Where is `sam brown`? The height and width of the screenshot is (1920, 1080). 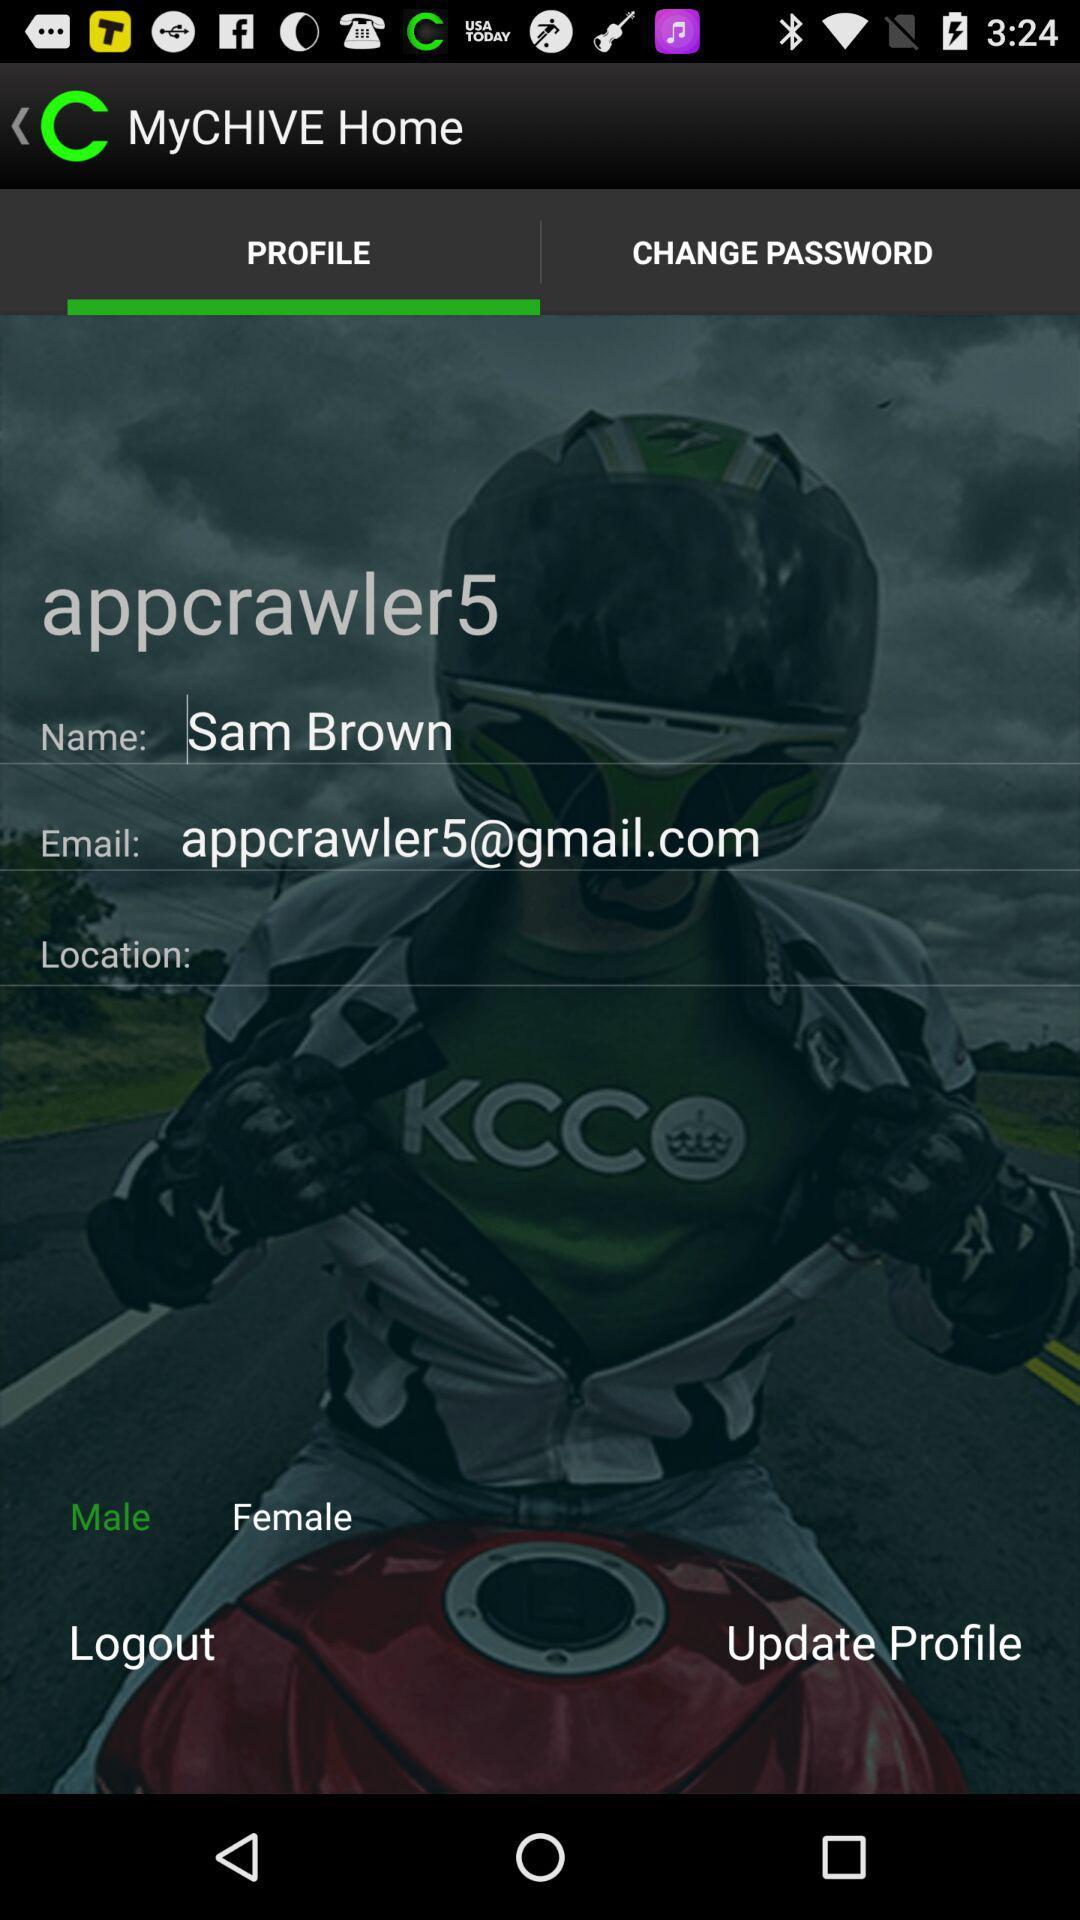 sam brown is located at coordinates (612, 728).